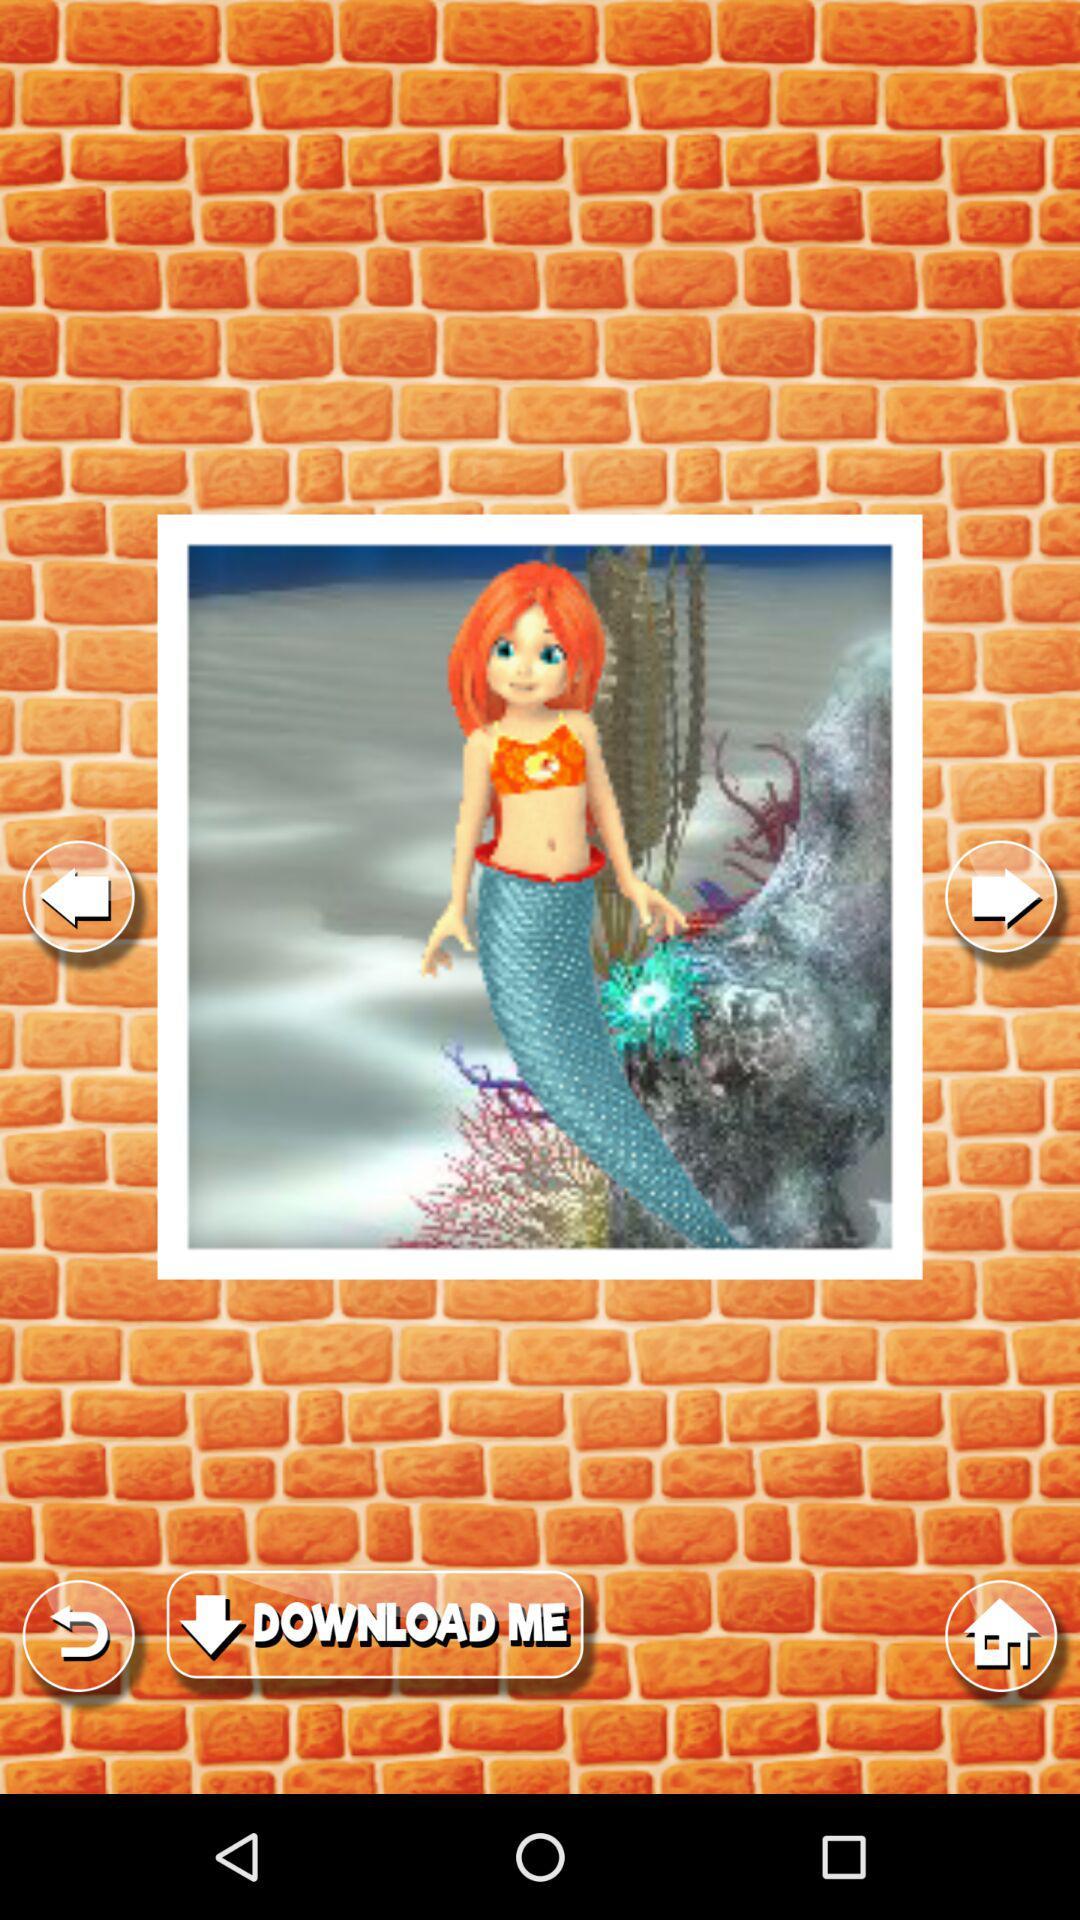 The height and width of the screenshot is (1920, 1080). What do you see at coordinates (77, 1750) in the screenshot?
I see `the undo icon` at bounding box center [77, 1750].